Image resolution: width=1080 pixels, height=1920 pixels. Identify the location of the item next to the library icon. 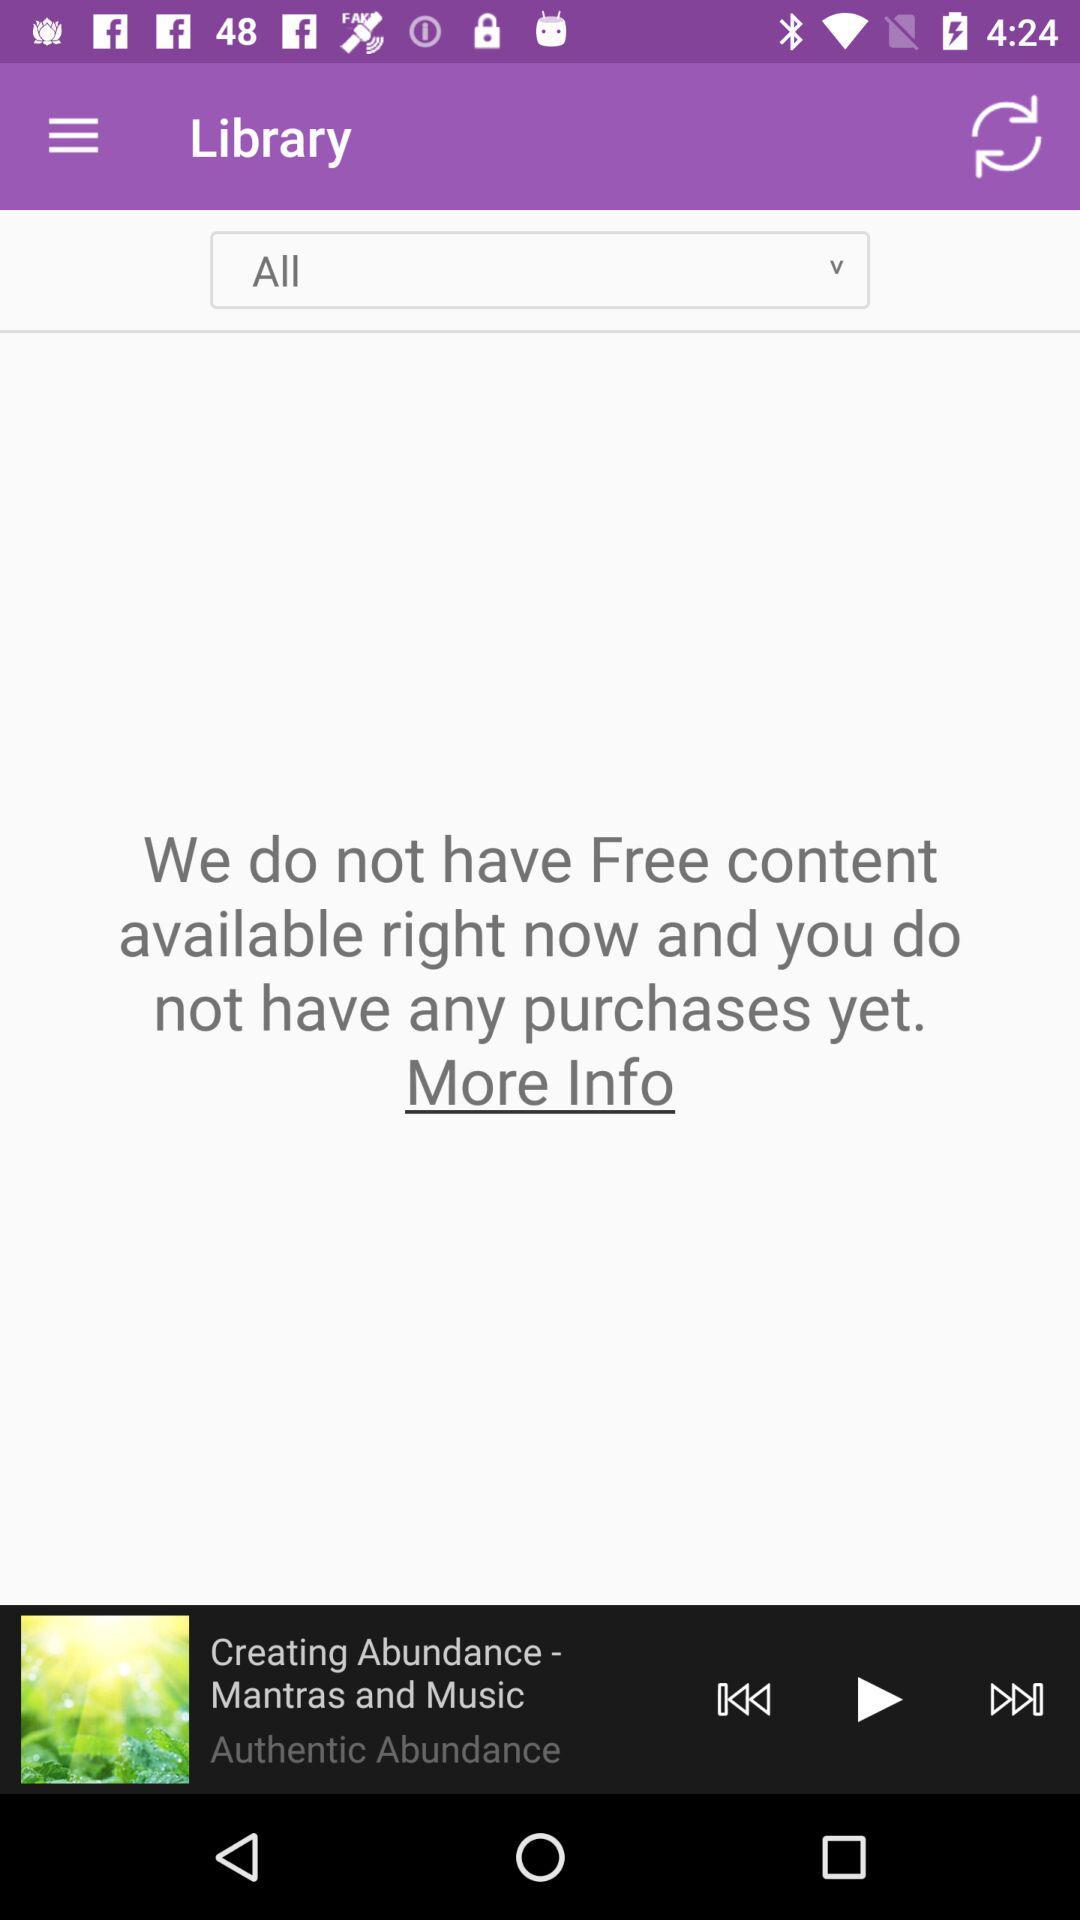
(1006, 135).